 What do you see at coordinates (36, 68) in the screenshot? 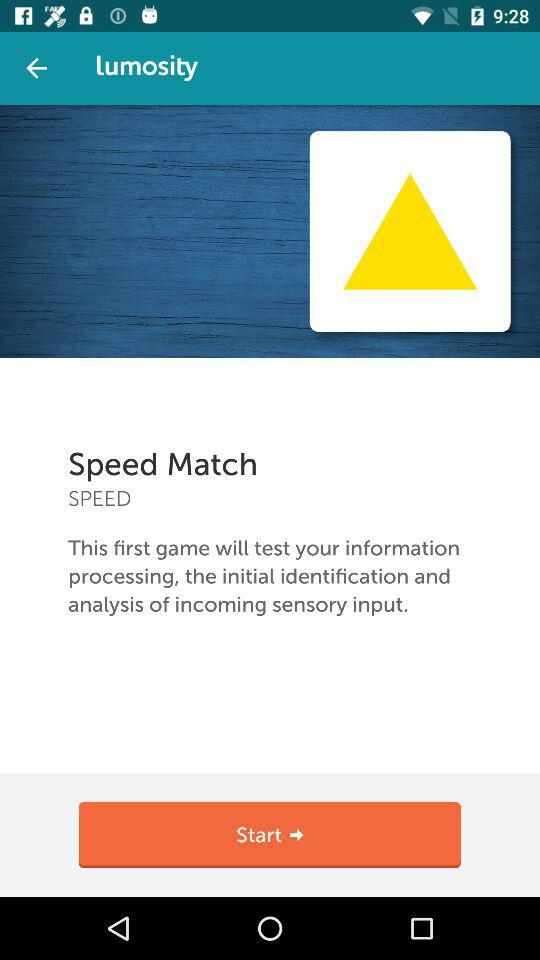
I see `go back` at bounding box center [36, 68].